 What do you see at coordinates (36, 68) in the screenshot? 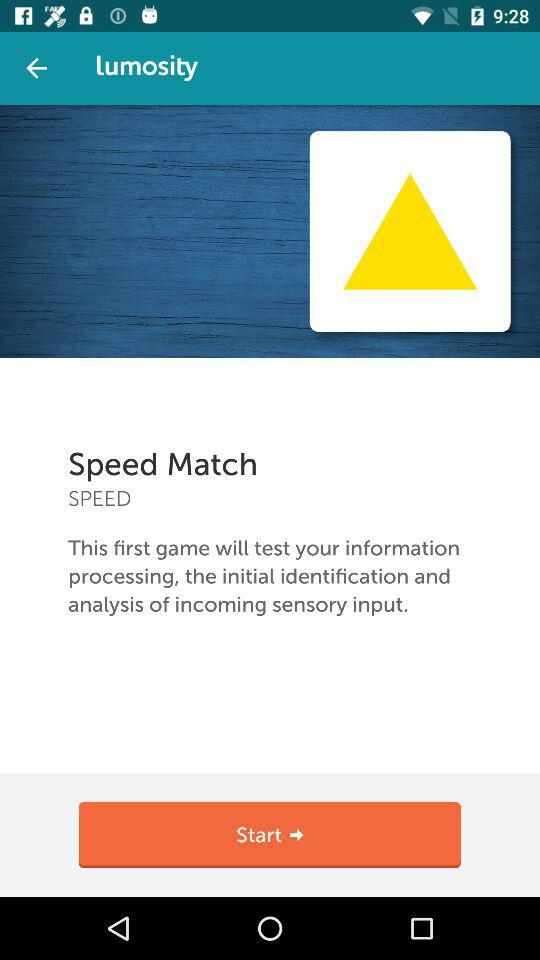
I see `go back` at bounding box center [36, 68].